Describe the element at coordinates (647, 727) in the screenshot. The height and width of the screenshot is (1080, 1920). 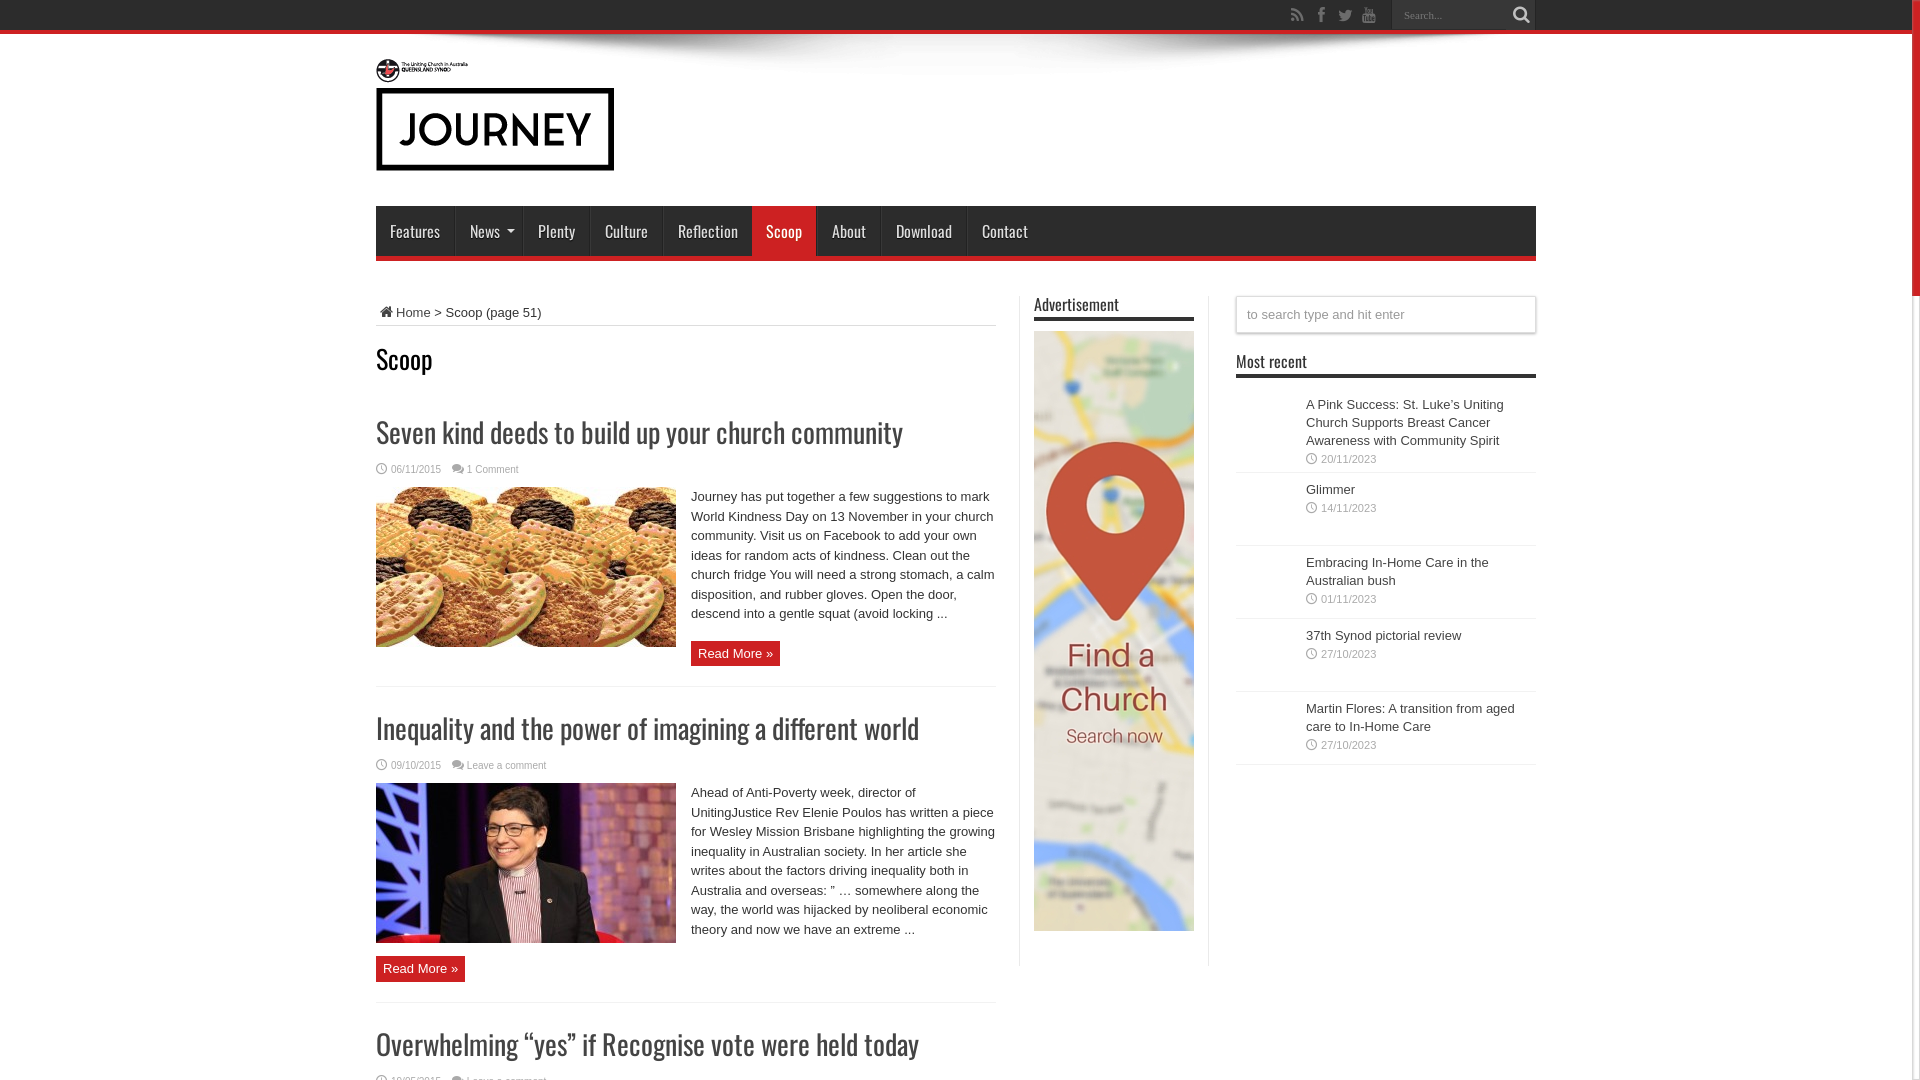
I see `'Inequality and the power of imagining a different world'` at that location.